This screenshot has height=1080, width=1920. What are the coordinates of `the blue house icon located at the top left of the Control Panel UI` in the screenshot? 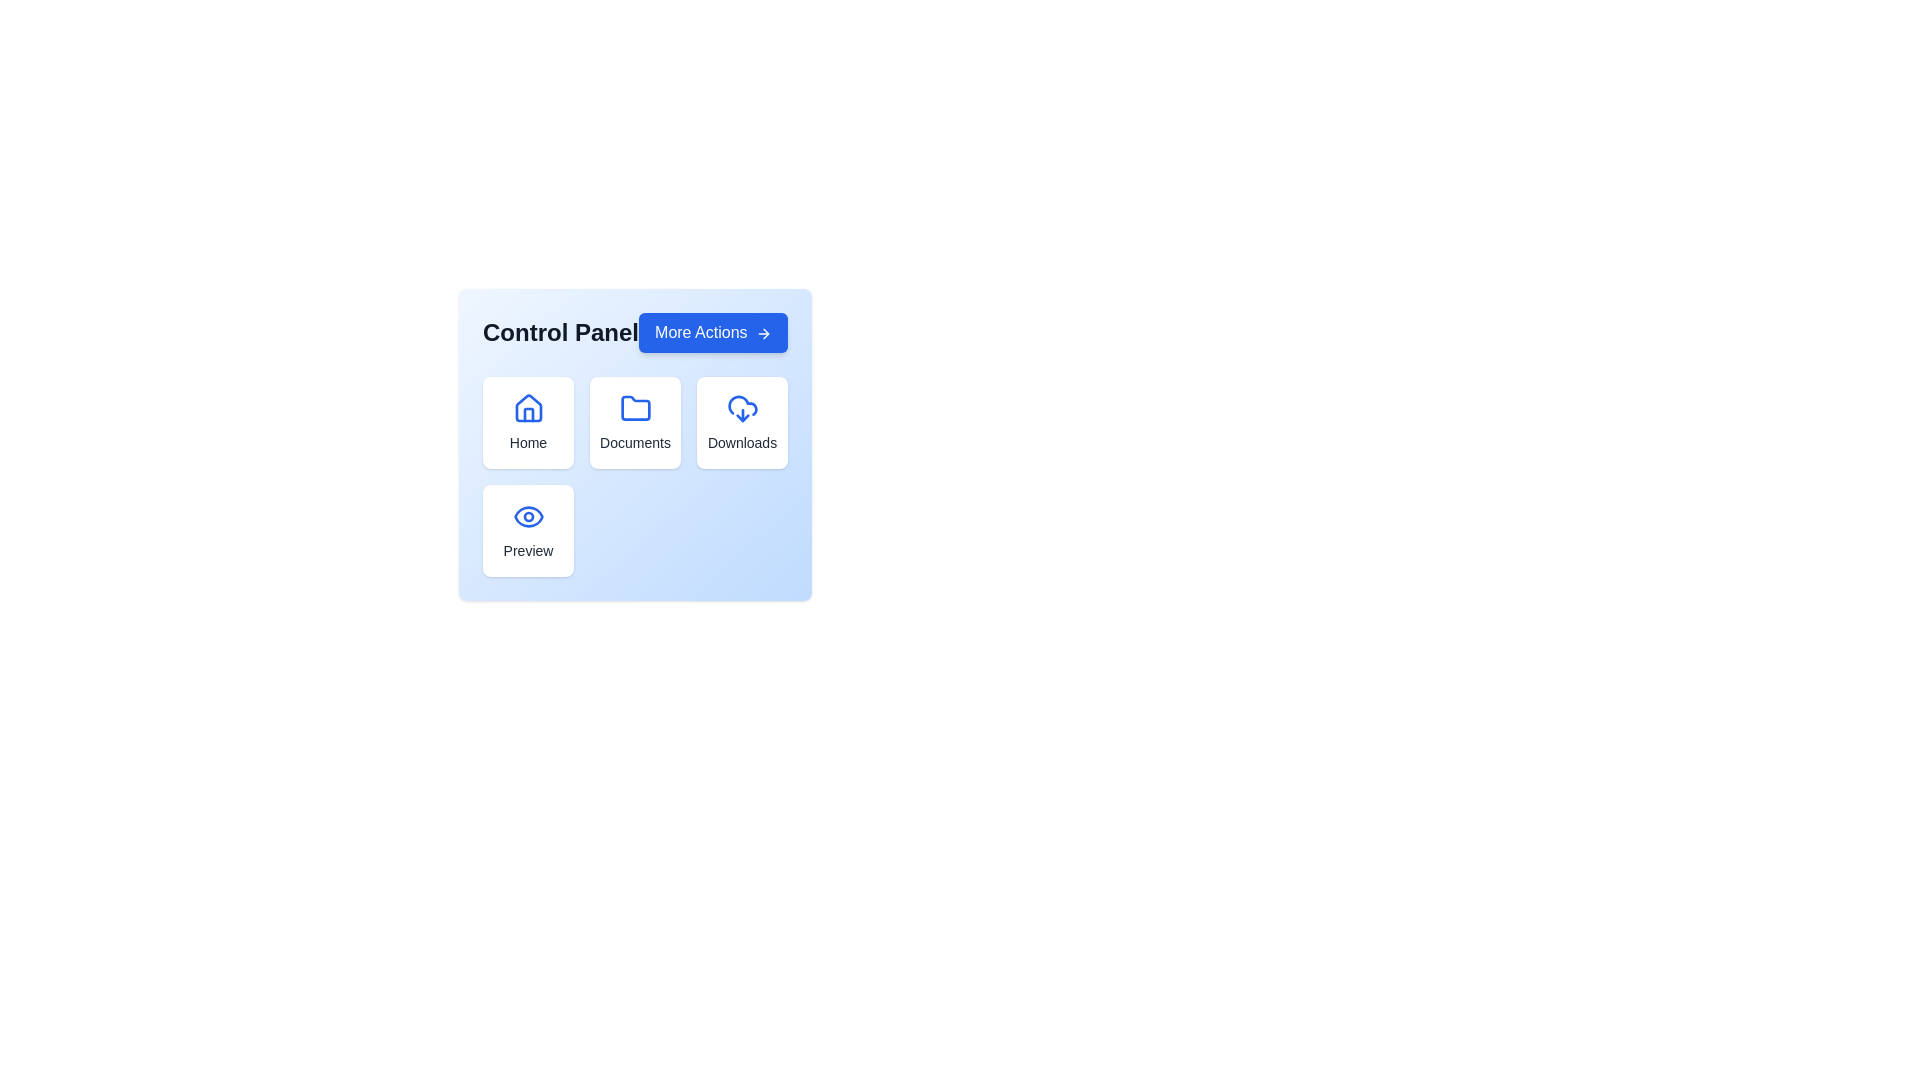 It's located at (528, 407).